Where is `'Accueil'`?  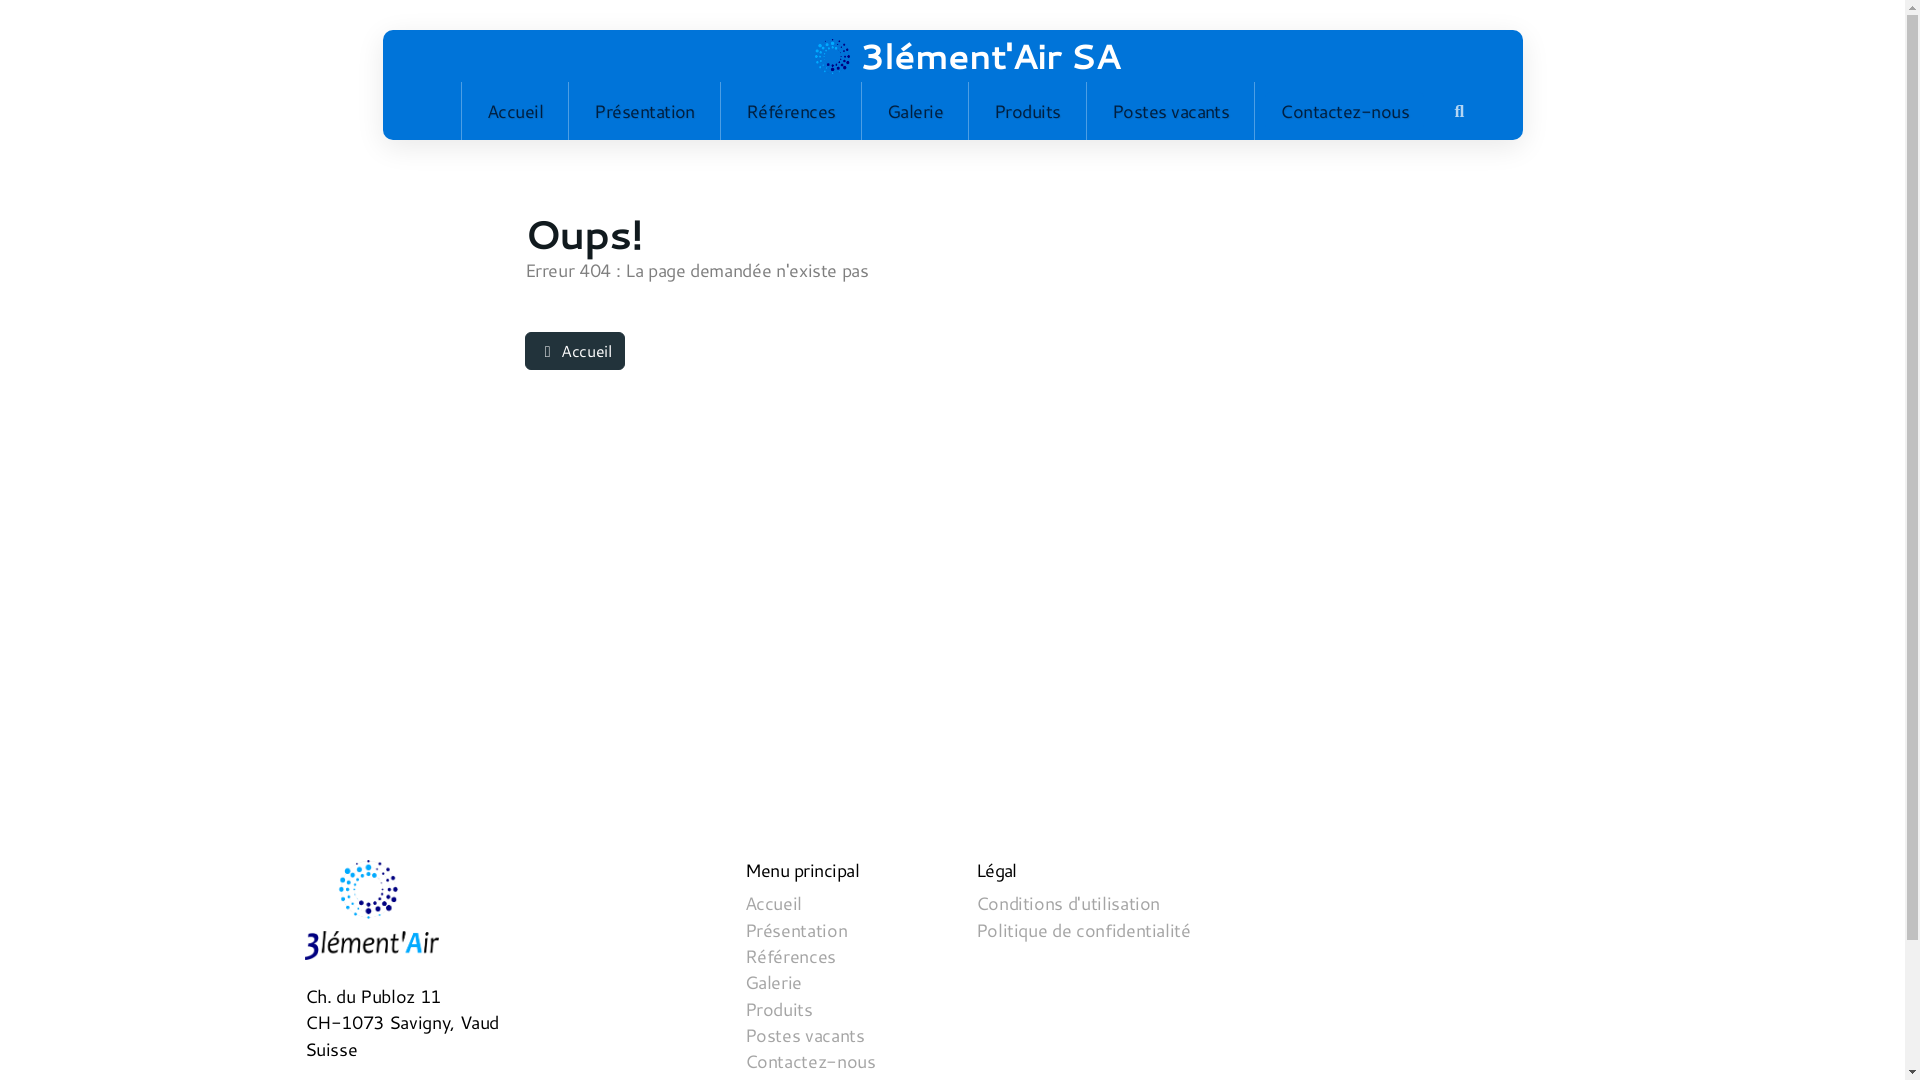 'Accueil' is located at coordinates (515, 111).